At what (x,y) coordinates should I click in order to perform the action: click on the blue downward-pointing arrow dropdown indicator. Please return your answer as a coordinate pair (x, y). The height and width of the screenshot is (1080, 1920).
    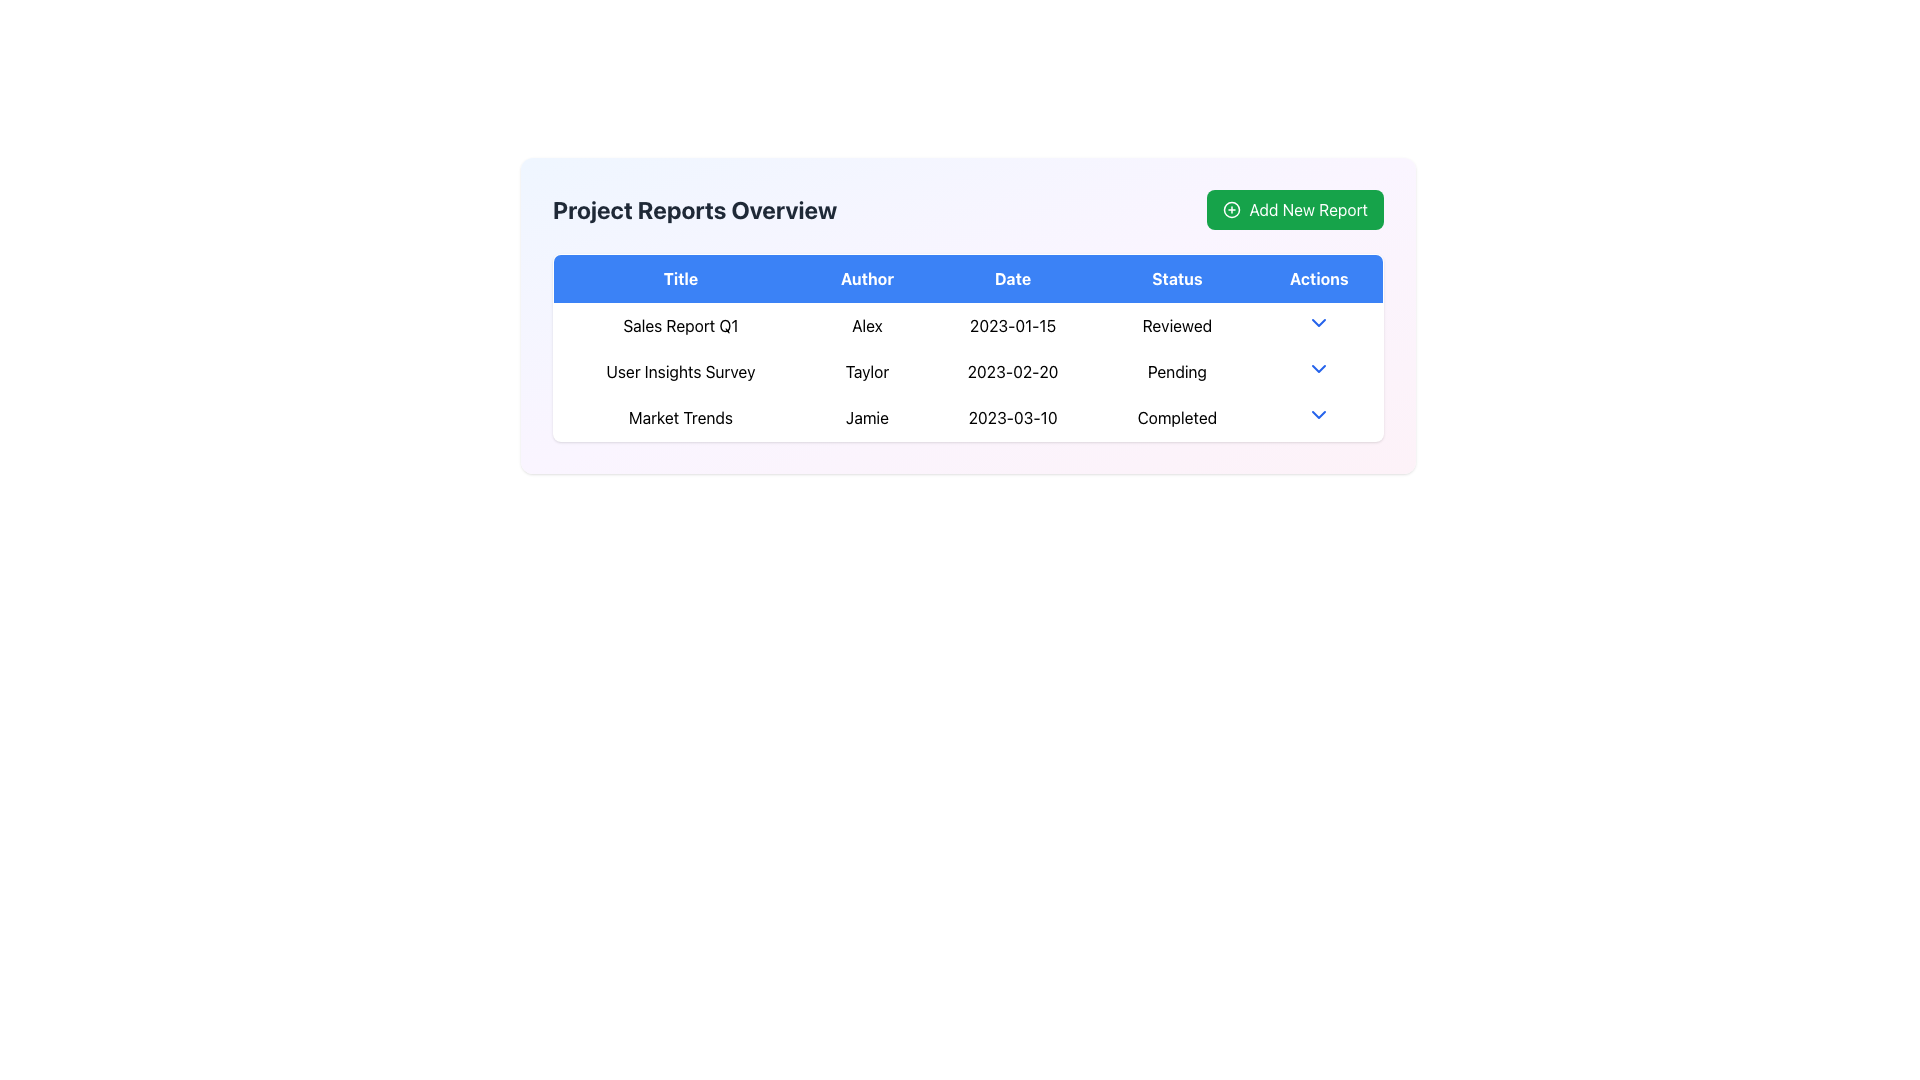
    Looking at the image, I should click on (1319, 325).